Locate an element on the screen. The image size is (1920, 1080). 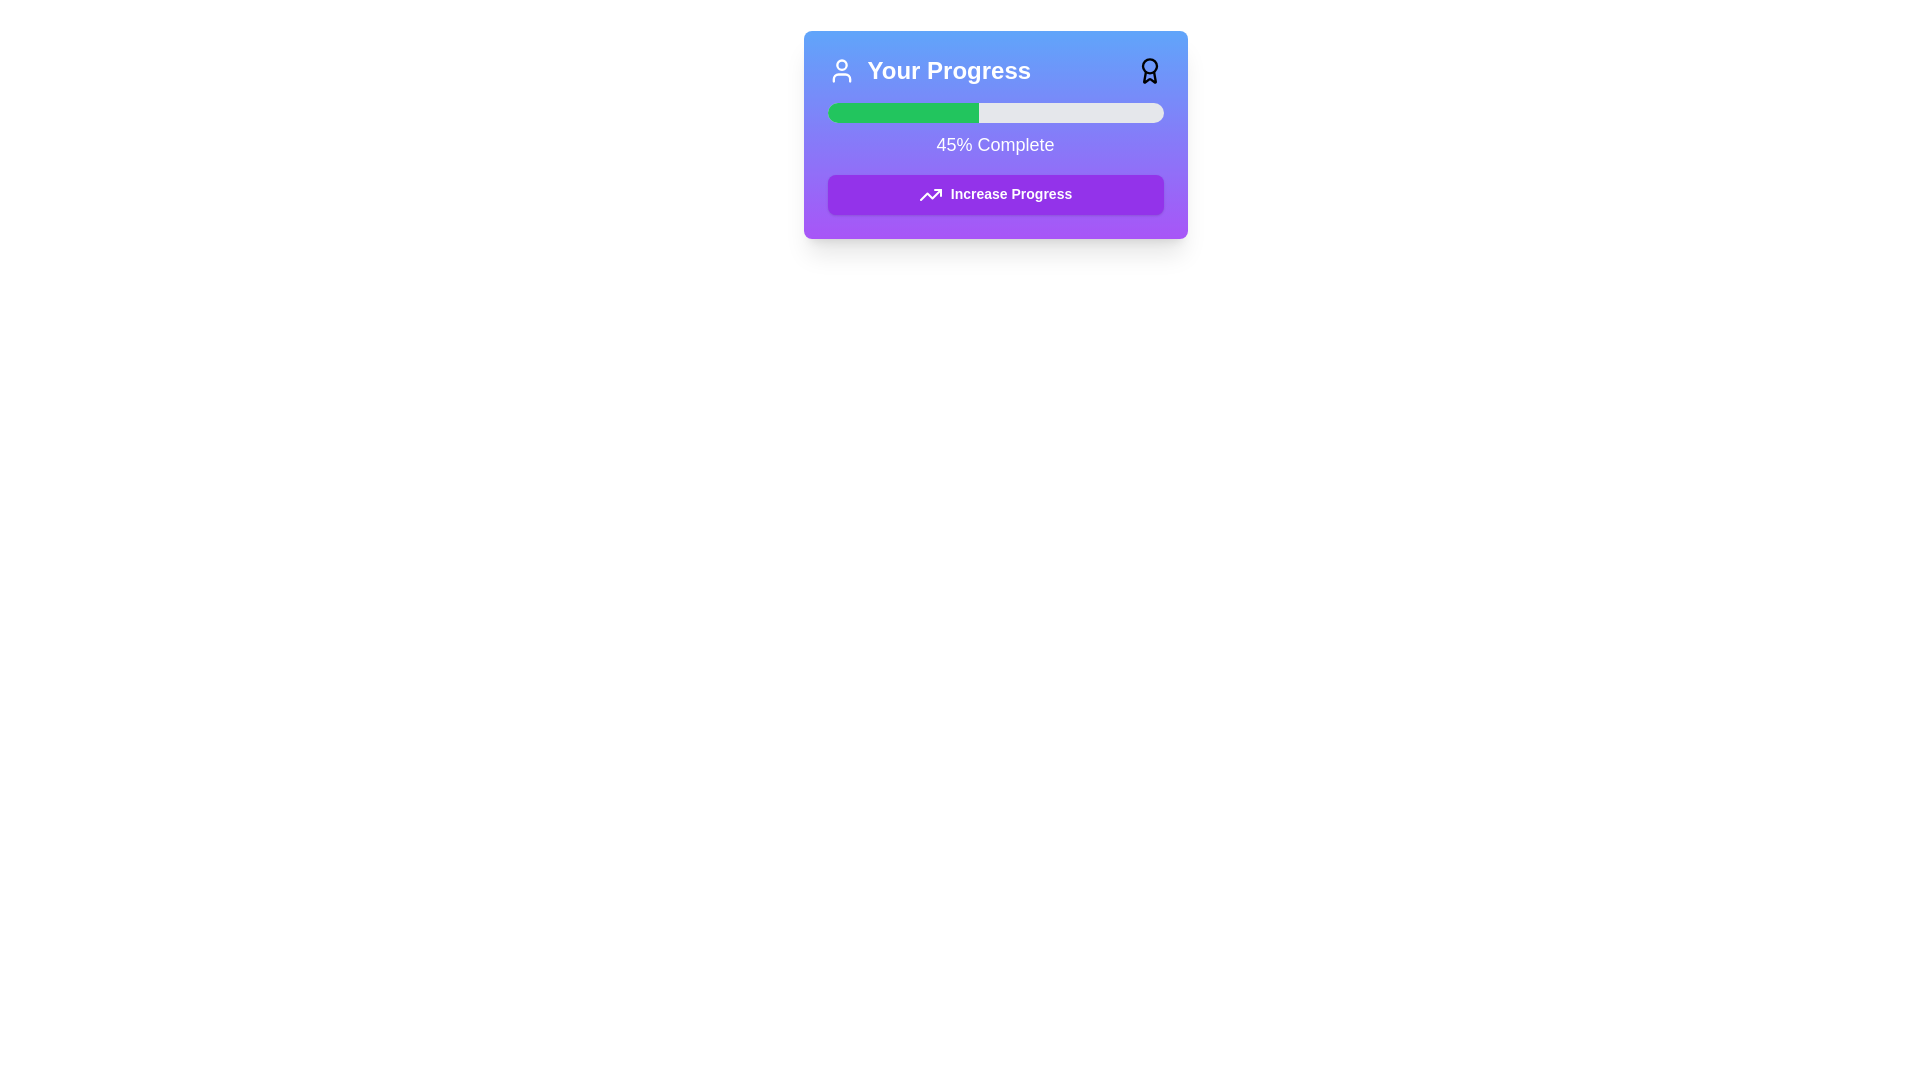
the user profile or account indicator icon located in the blue header area of the progress card, which is the first item on the left before the label 'Your Progress' is located at coordinates (841, 69).